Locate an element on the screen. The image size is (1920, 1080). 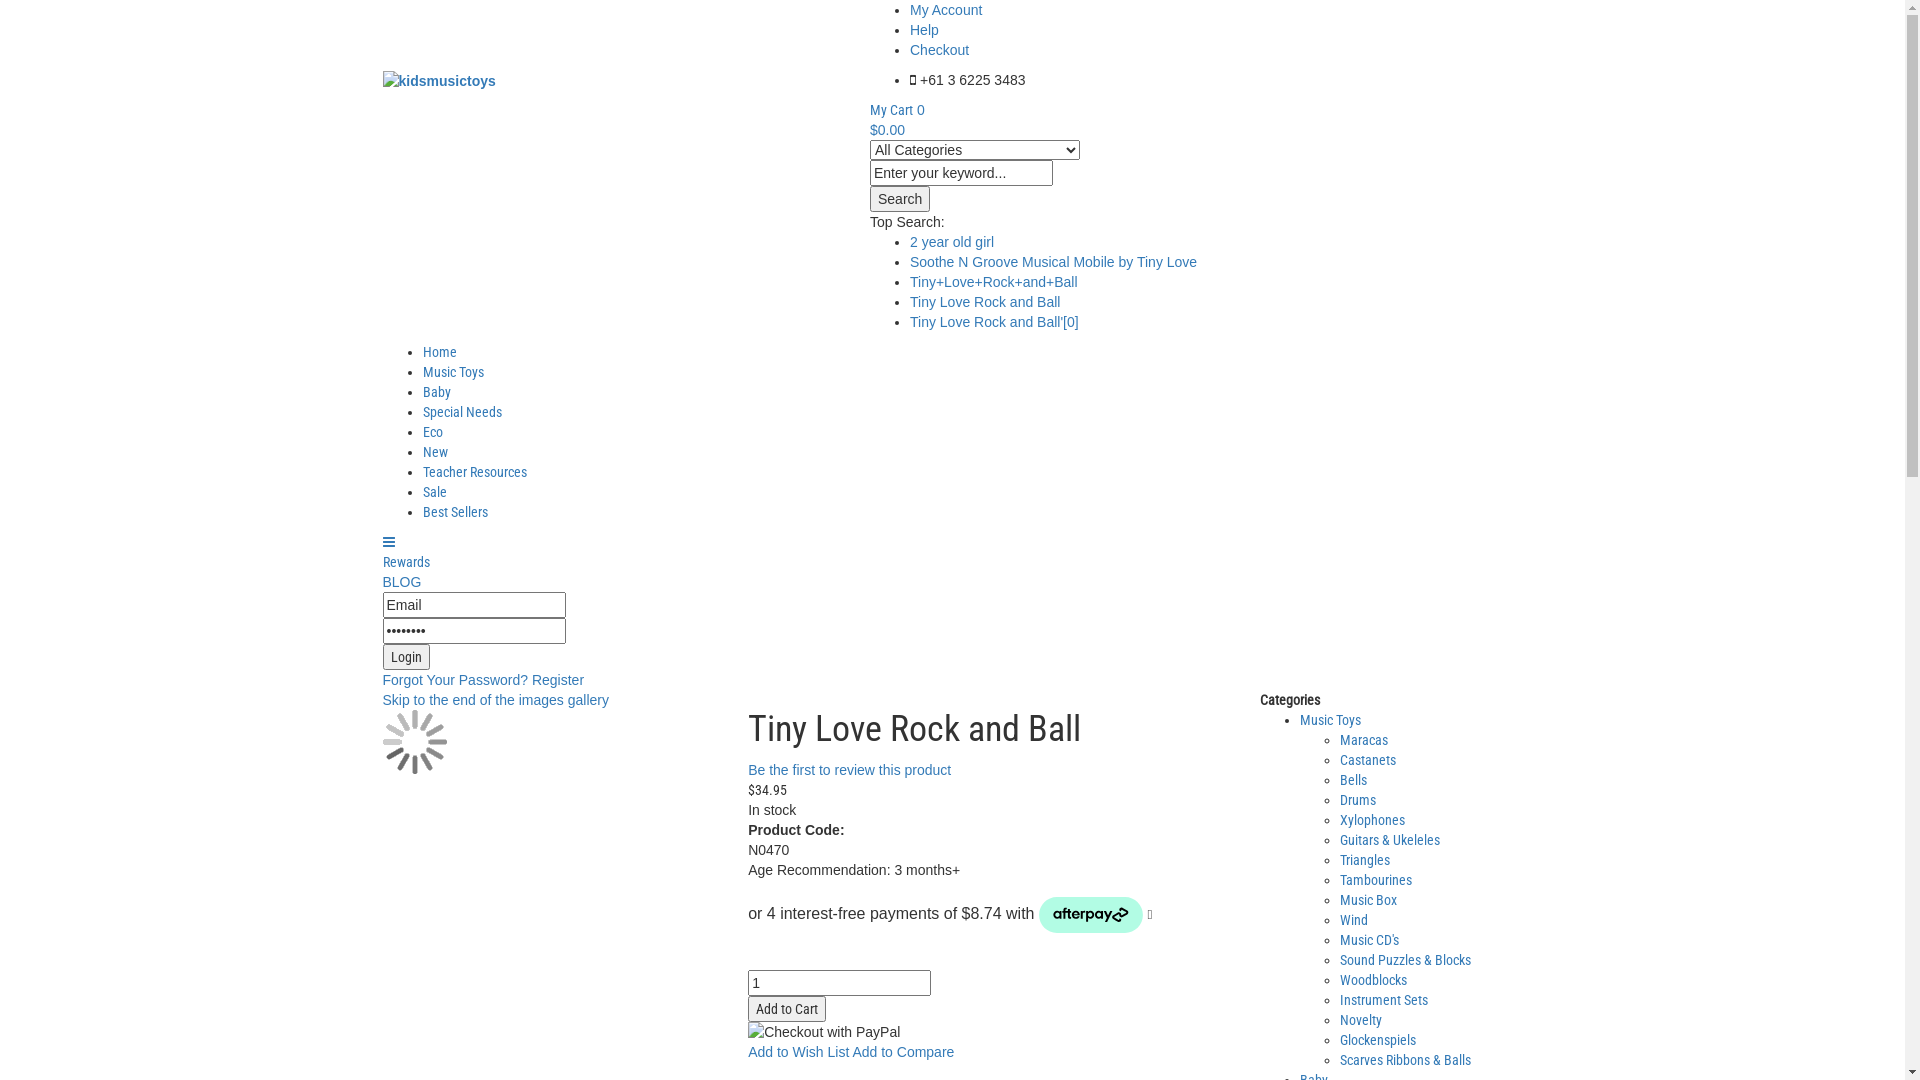
'Novelty' is located at coordinates (1360, 1019).